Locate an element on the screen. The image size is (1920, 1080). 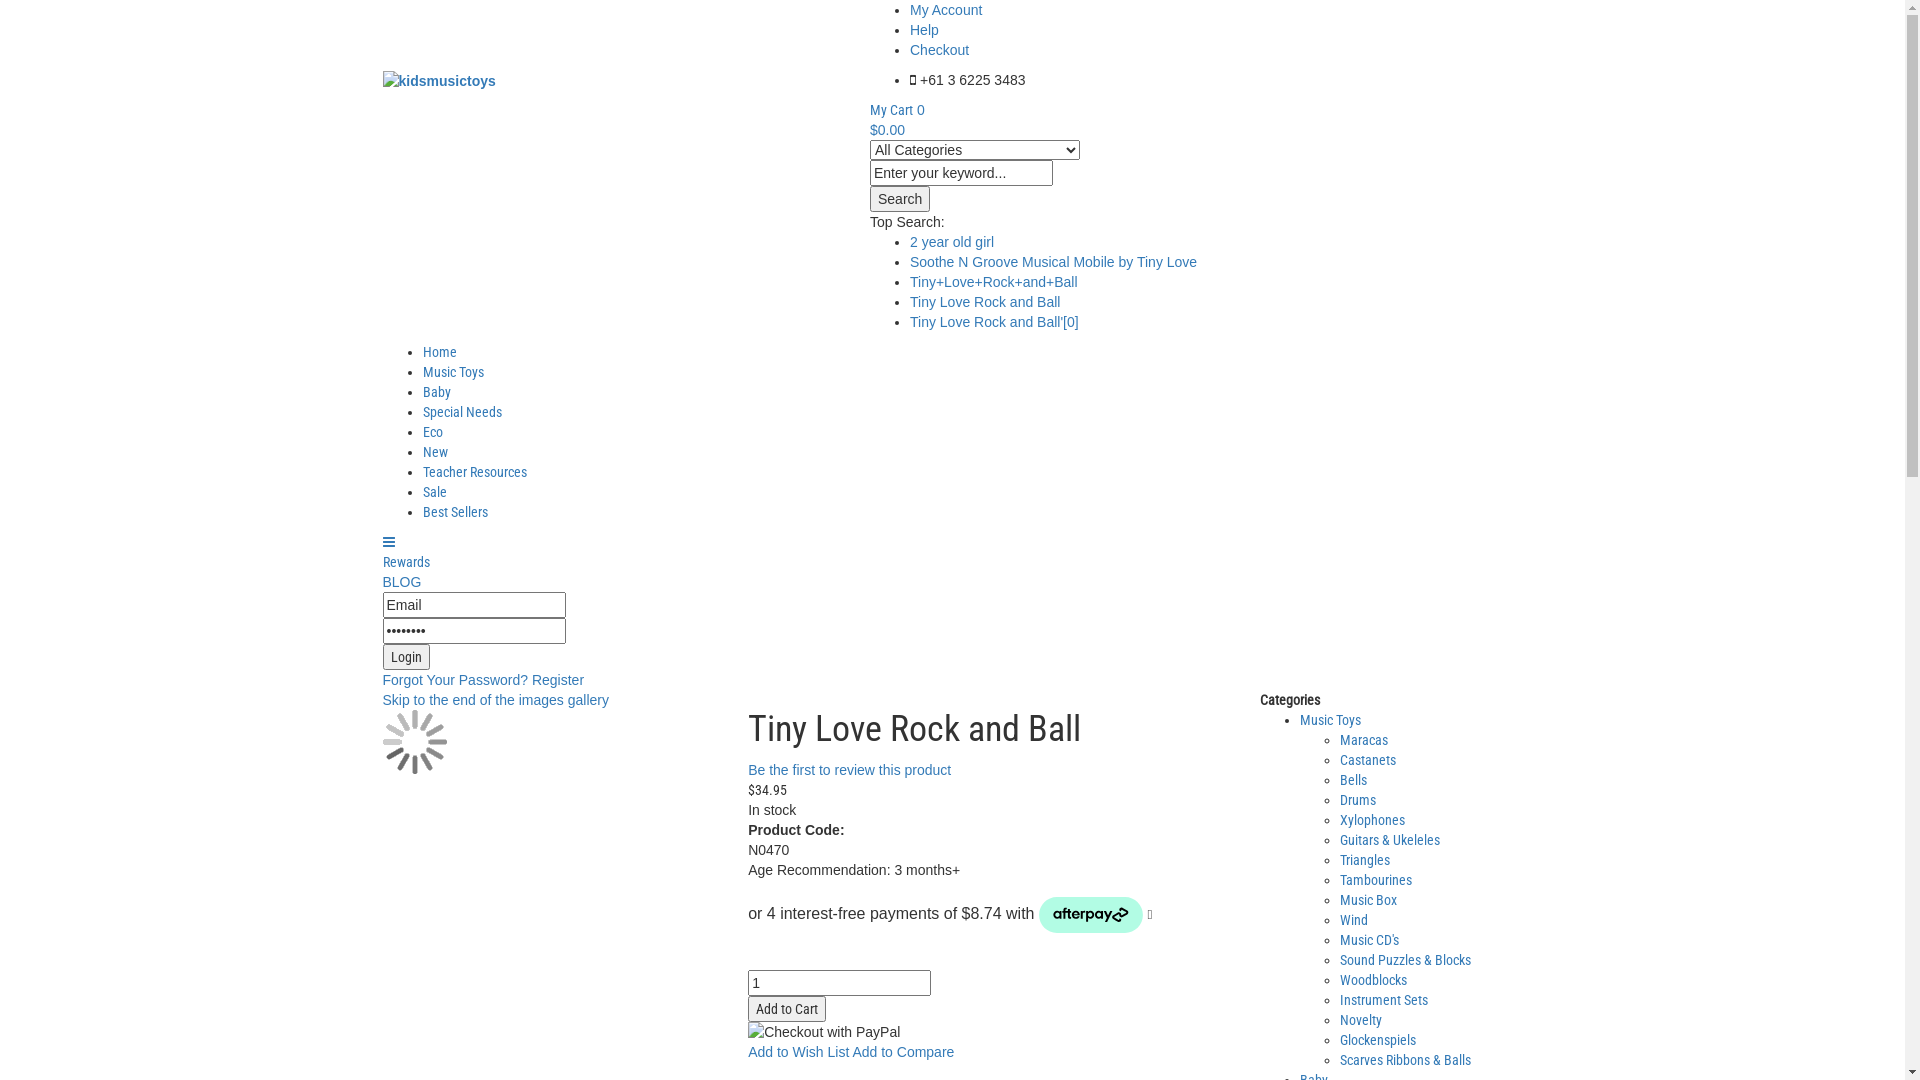
'Novelty' is located at coordinates (1360, 1019).